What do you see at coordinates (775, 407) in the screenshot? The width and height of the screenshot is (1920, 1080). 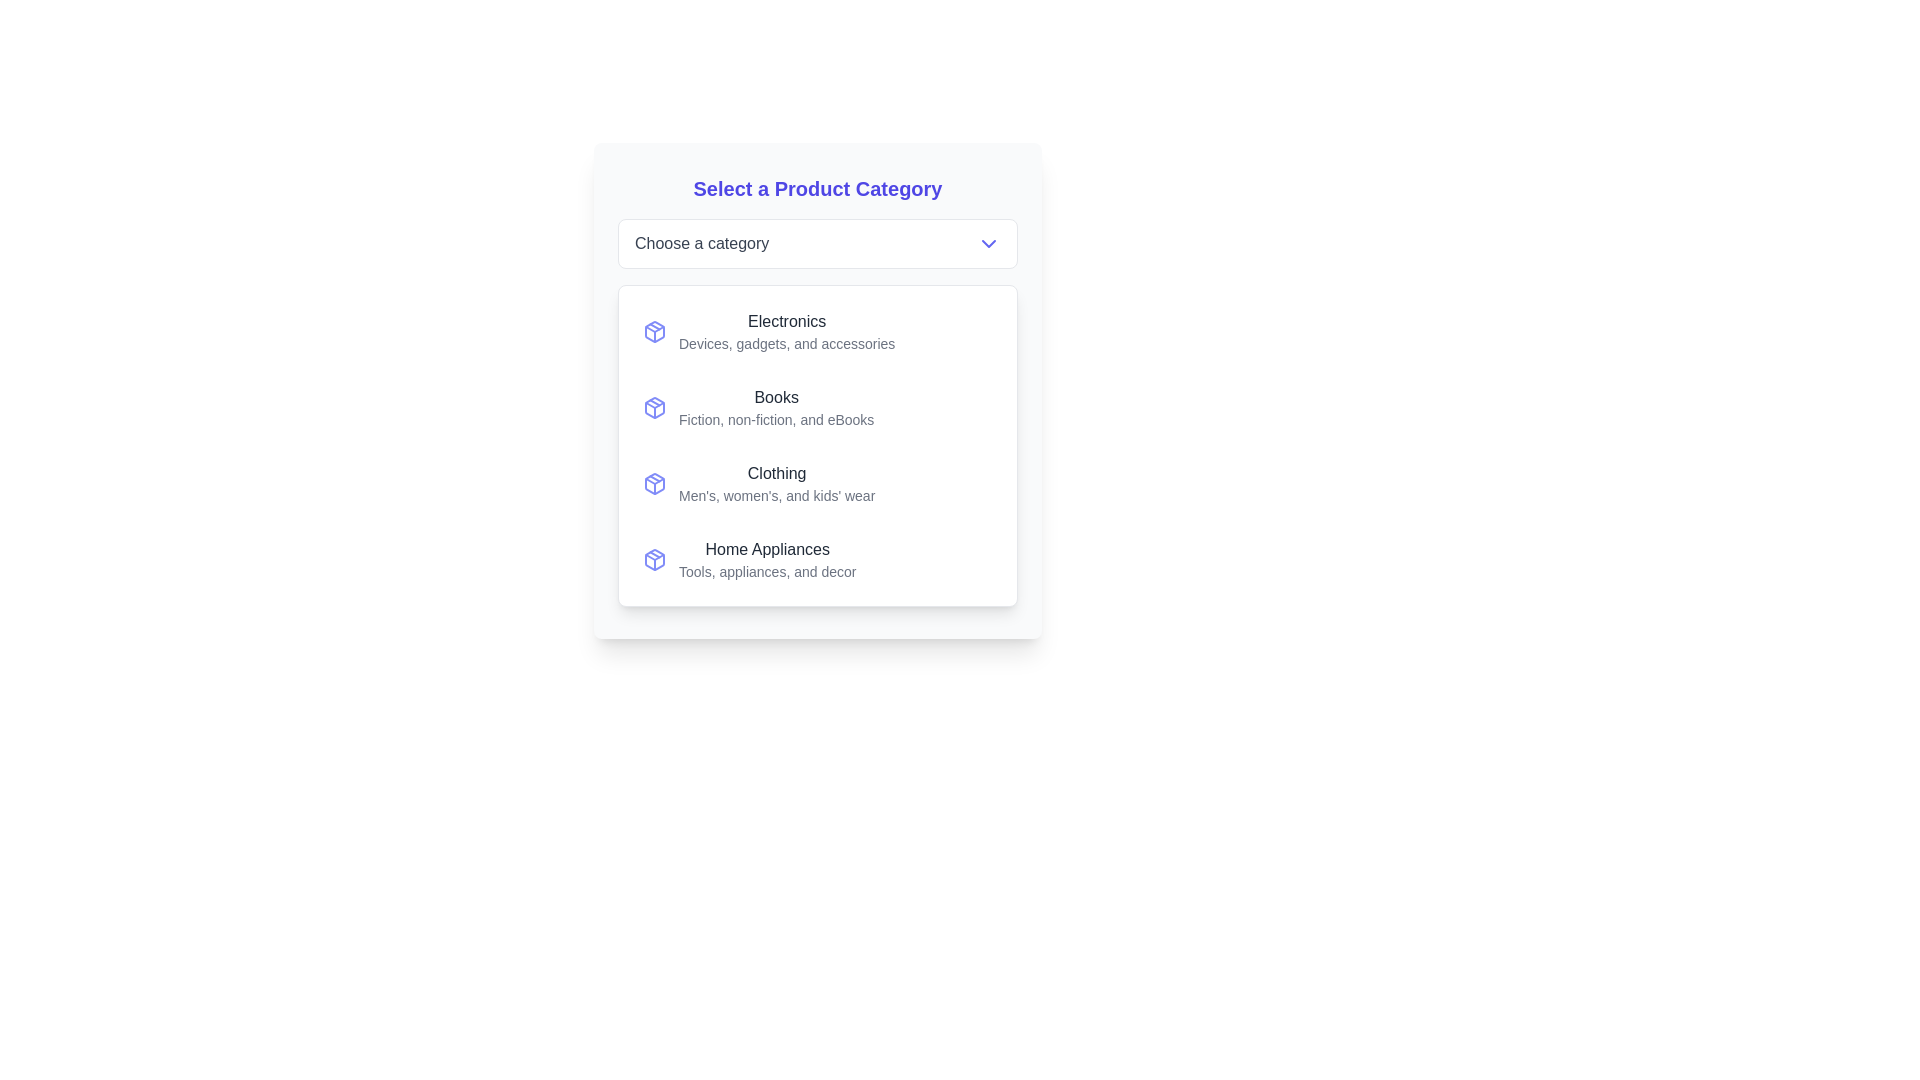 I see `the 'Books' category text label` at bounding box center [775, 407].